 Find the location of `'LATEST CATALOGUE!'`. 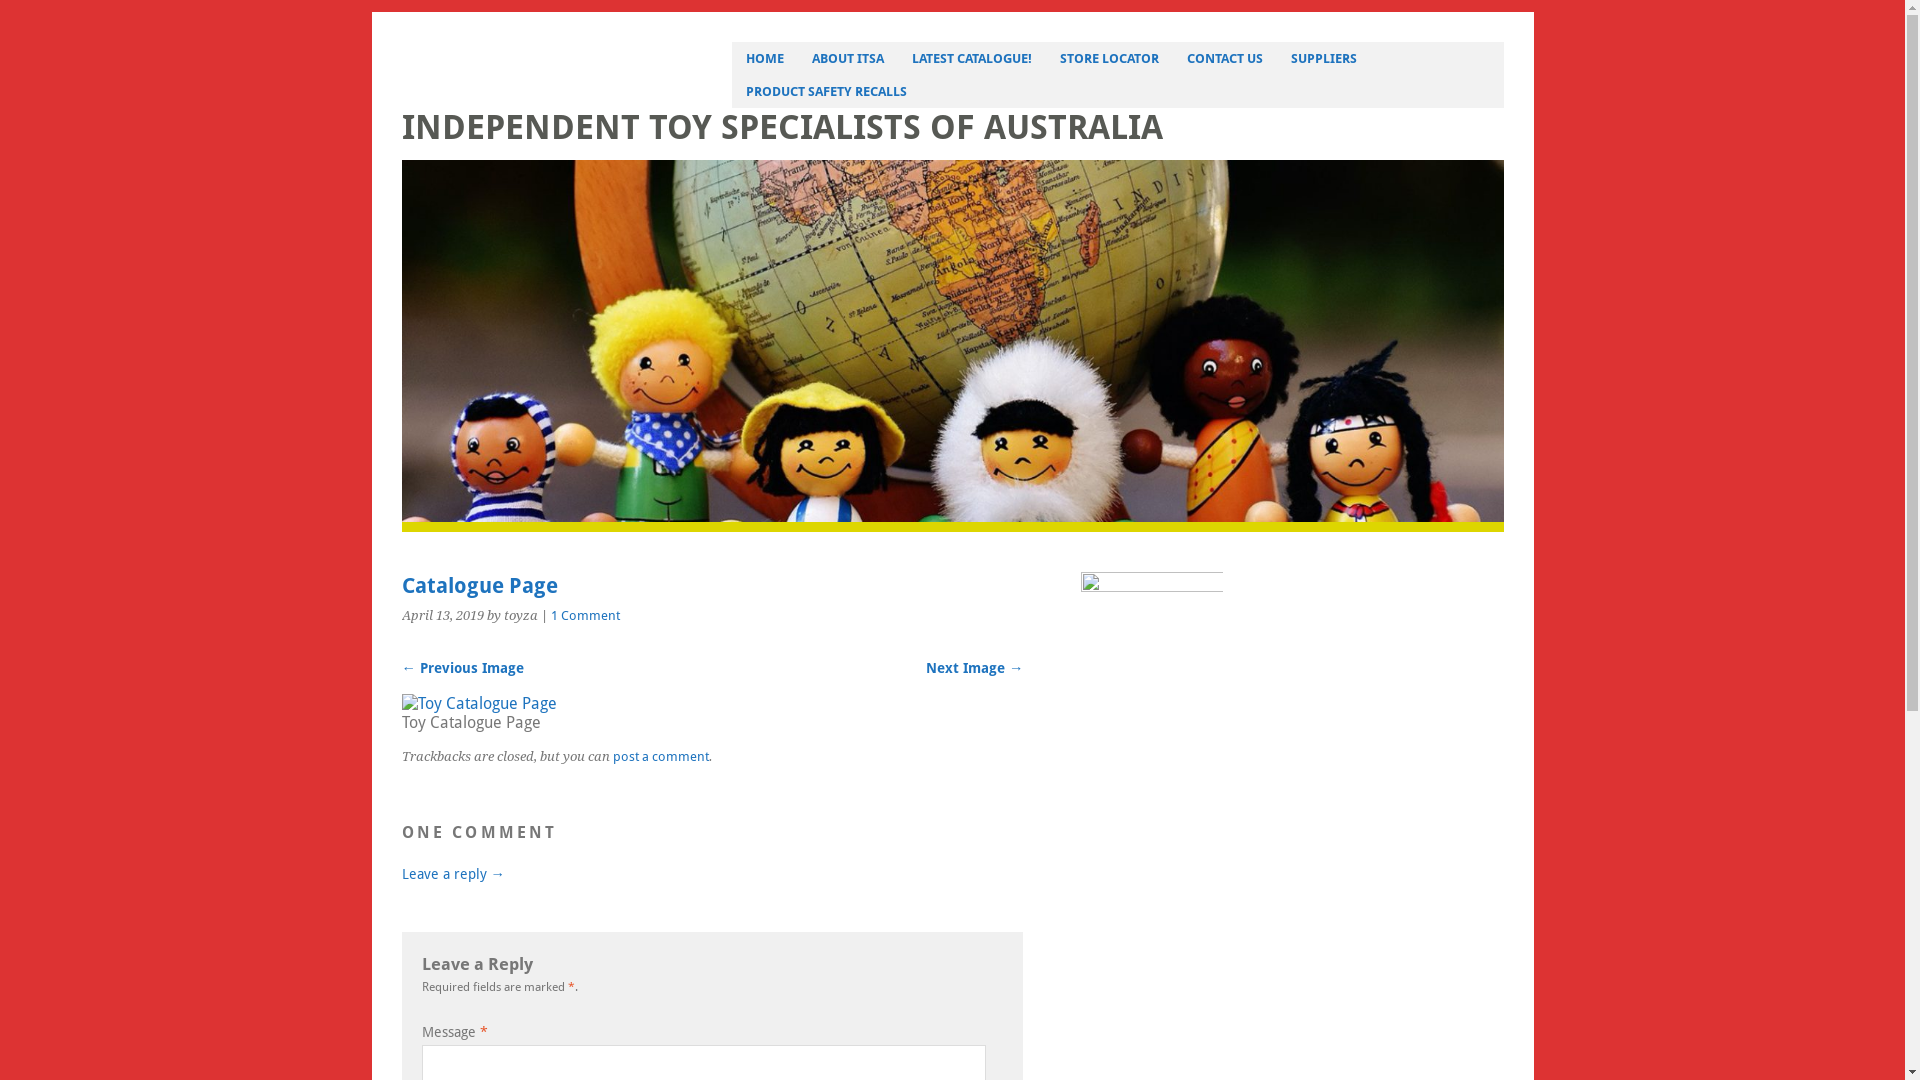

'LATEST CATALOGUE!' is located at coordinates (896, 57).